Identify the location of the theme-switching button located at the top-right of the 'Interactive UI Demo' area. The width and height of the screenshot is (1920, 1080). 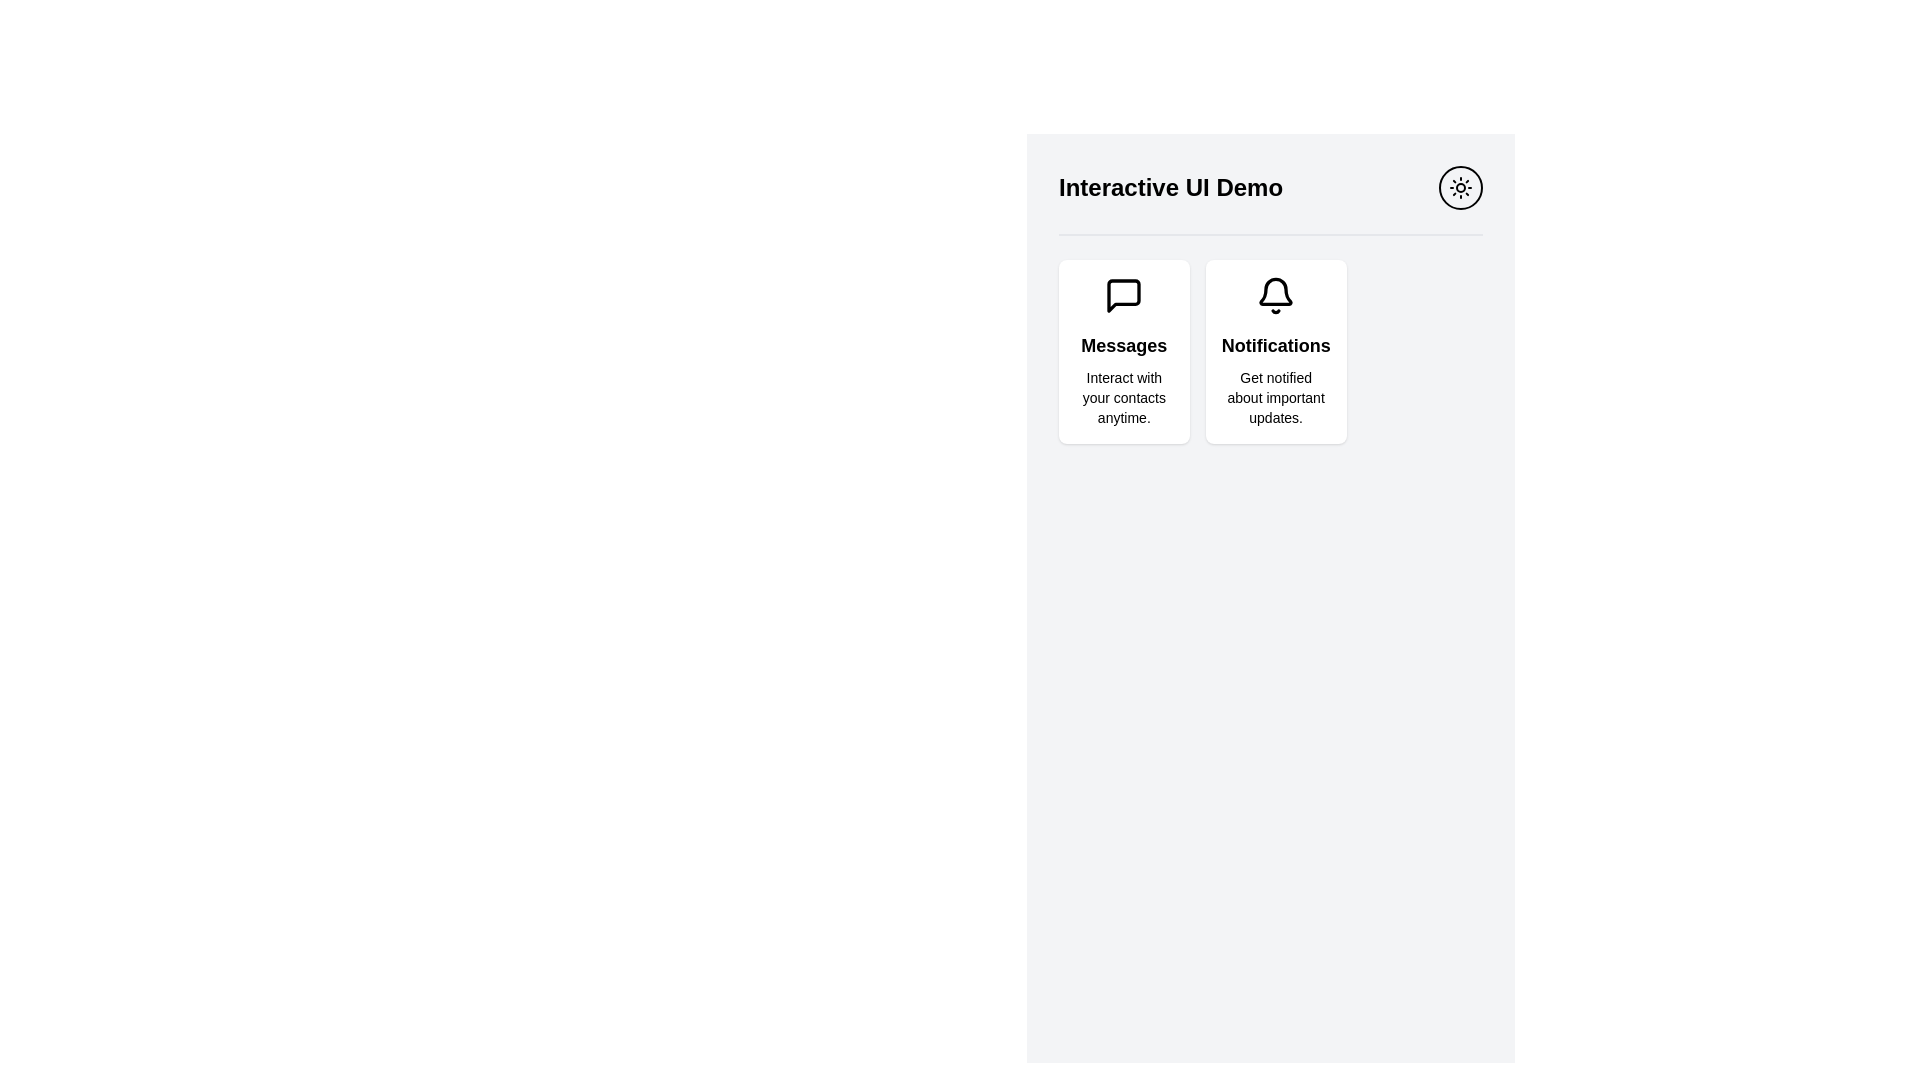
(1460, 188).